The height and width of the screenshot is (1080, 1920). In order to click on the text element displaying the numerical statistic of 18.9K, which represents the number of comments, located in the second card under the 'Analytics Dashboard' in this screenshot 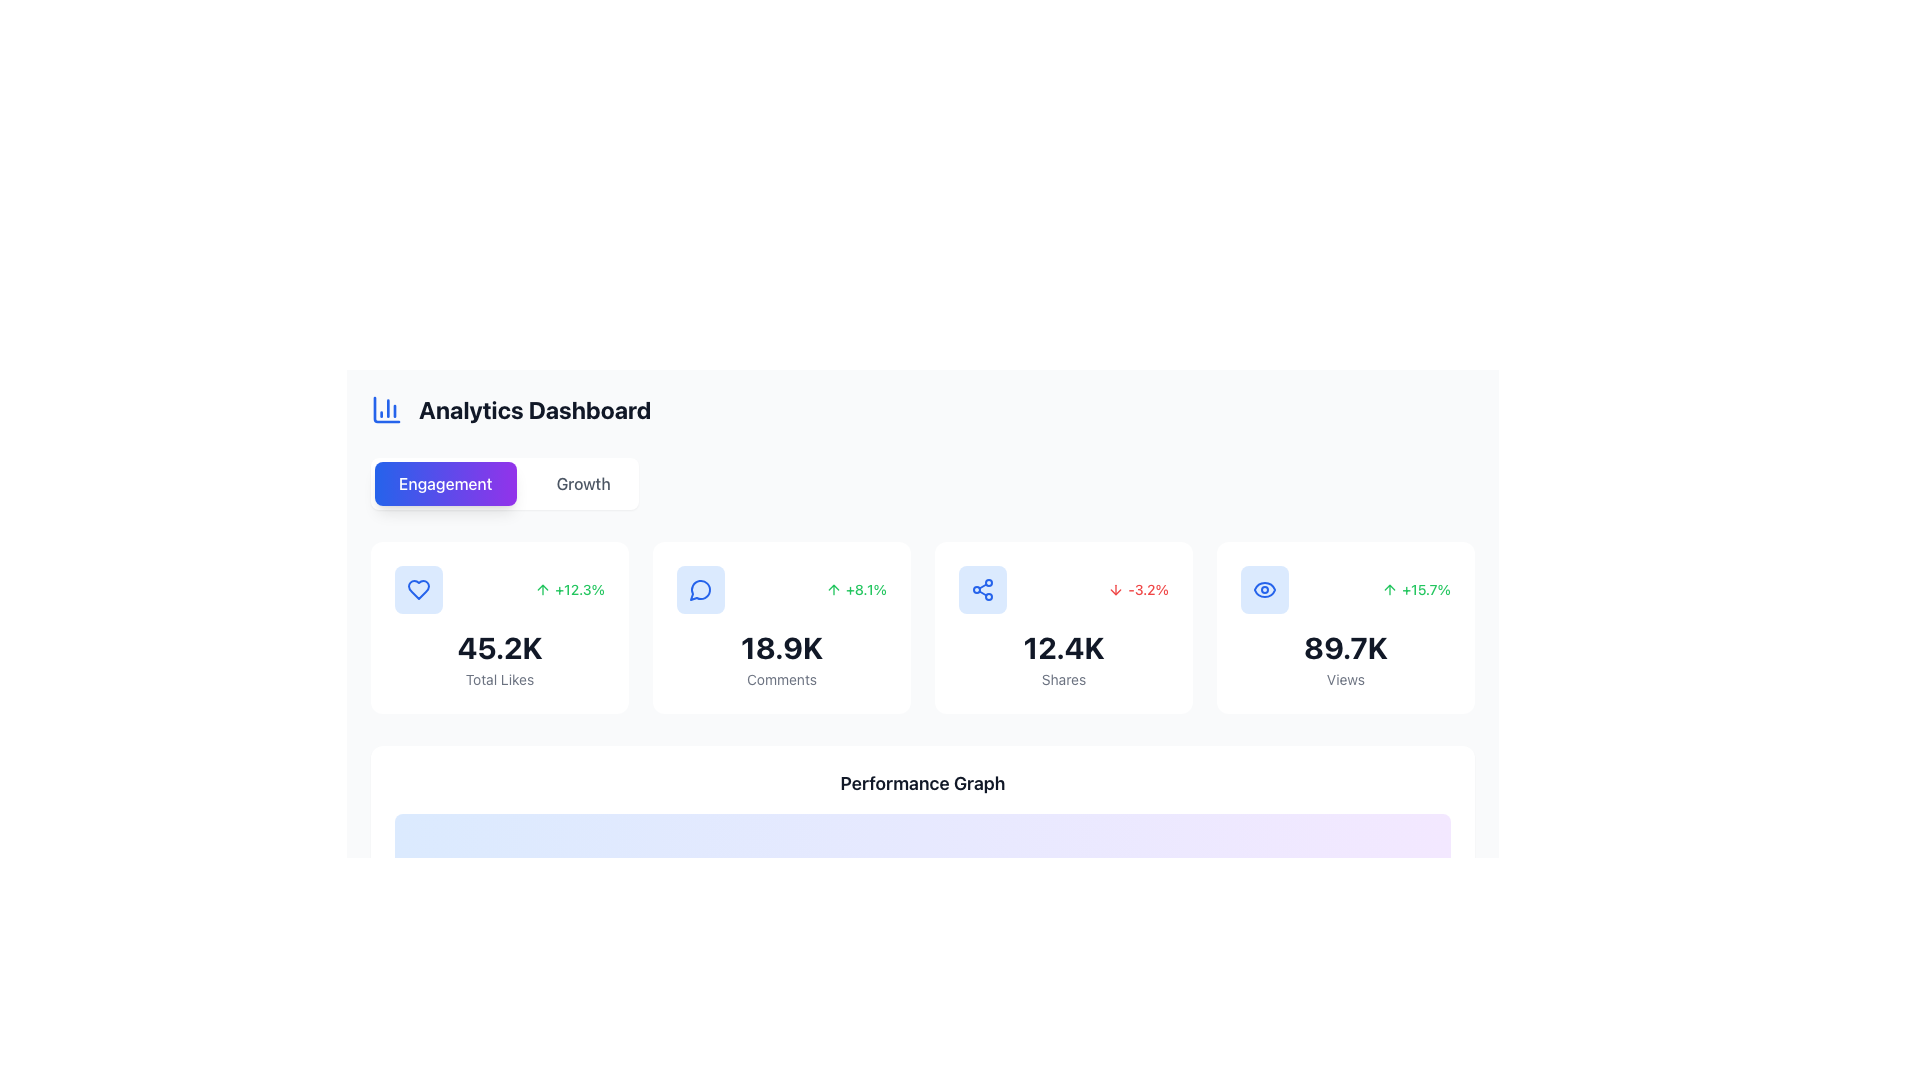, I will do `click(781, 648)`.